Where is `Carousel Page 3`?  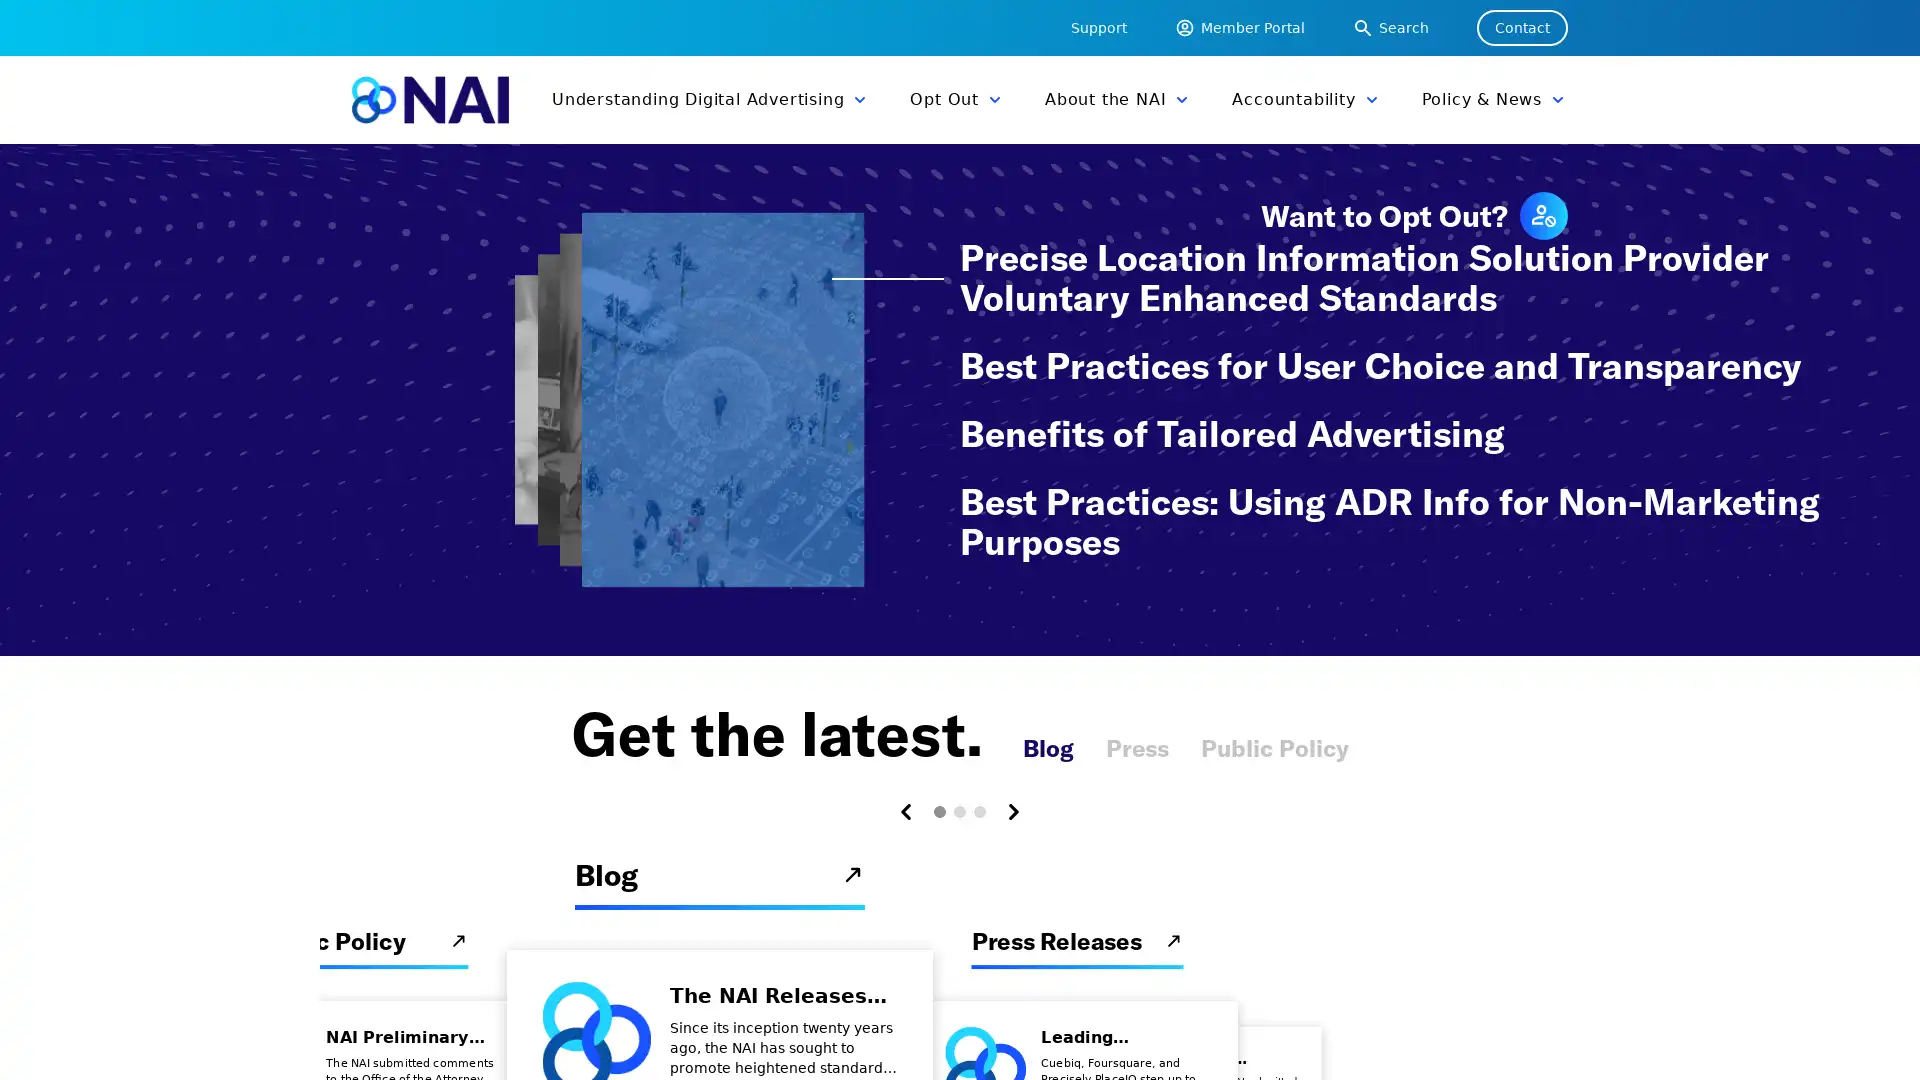 Carousel Page 3 is located at coordinates (979, 812).